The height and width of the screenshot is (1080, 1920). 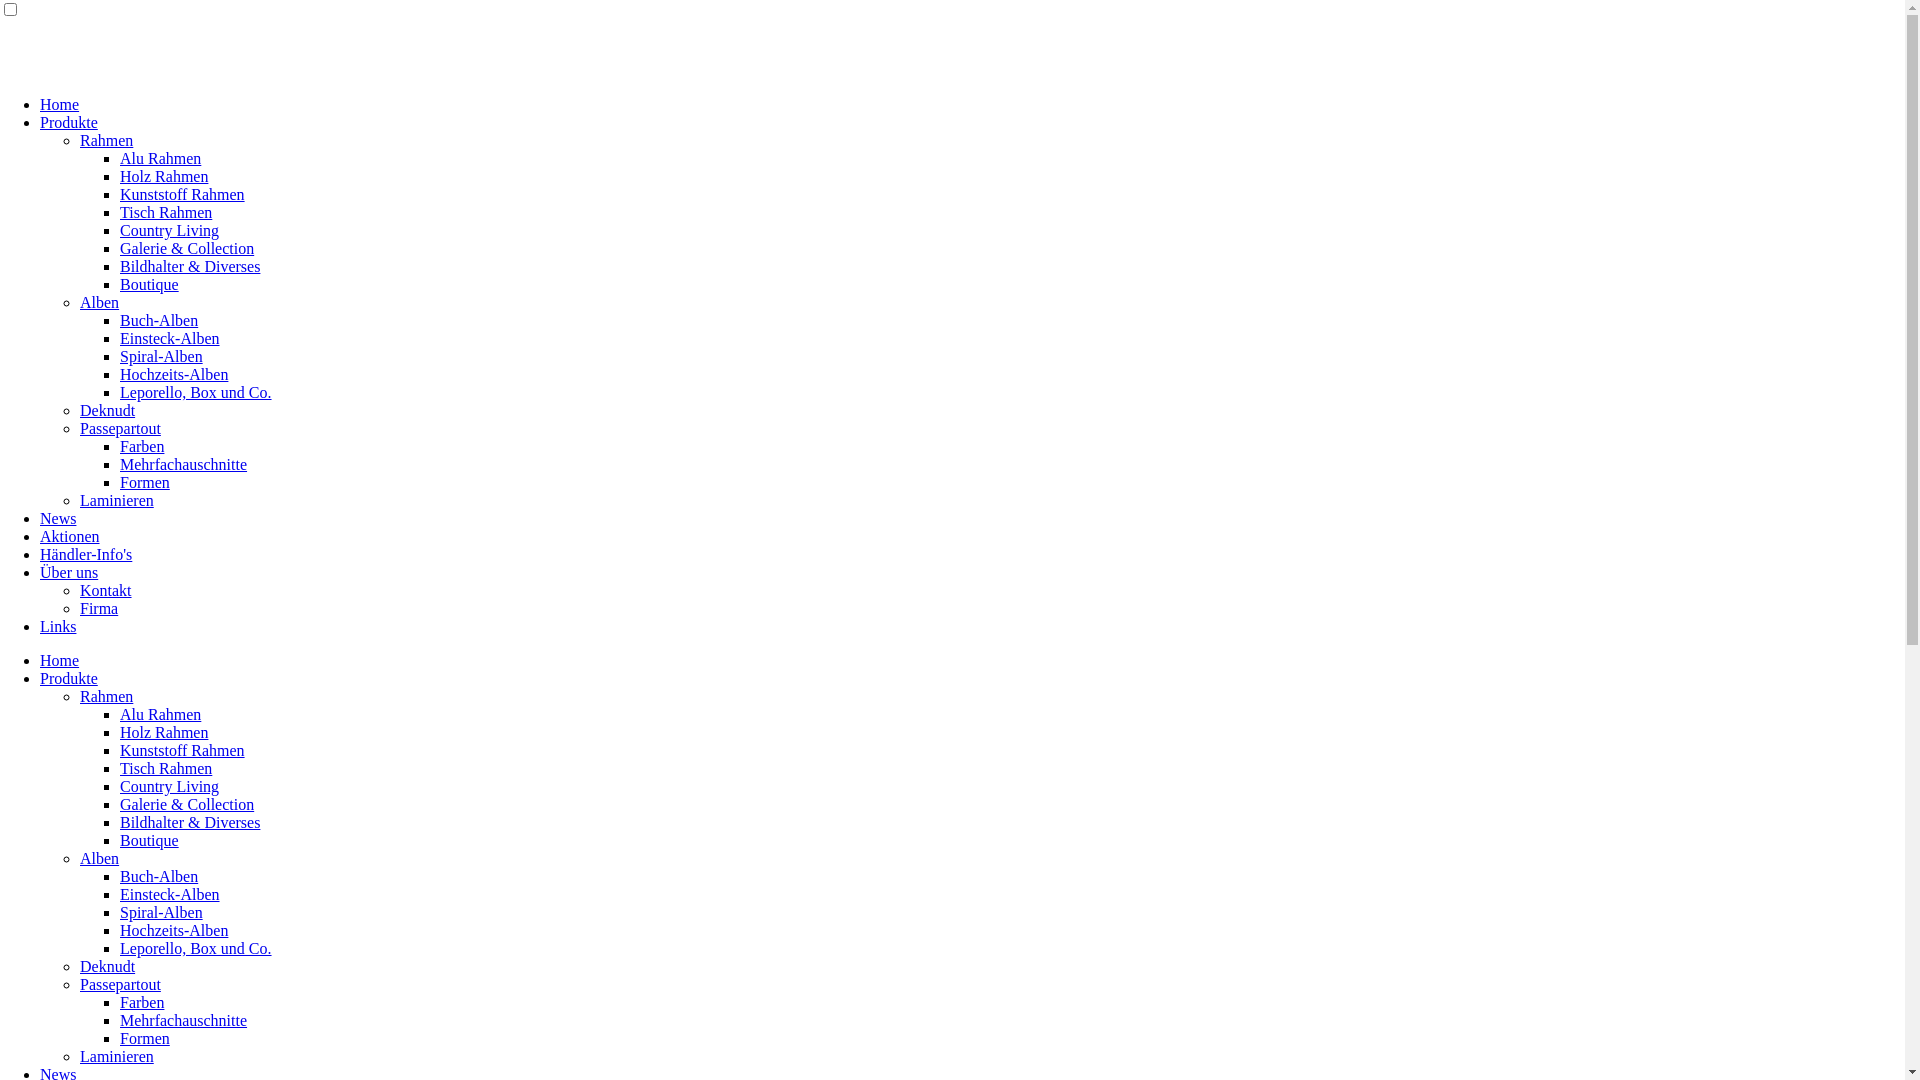 What do you see at coordinates (160, 713) in the screenshot?
I see `'Alu Rahmen'` at bounding box center [160, 713].